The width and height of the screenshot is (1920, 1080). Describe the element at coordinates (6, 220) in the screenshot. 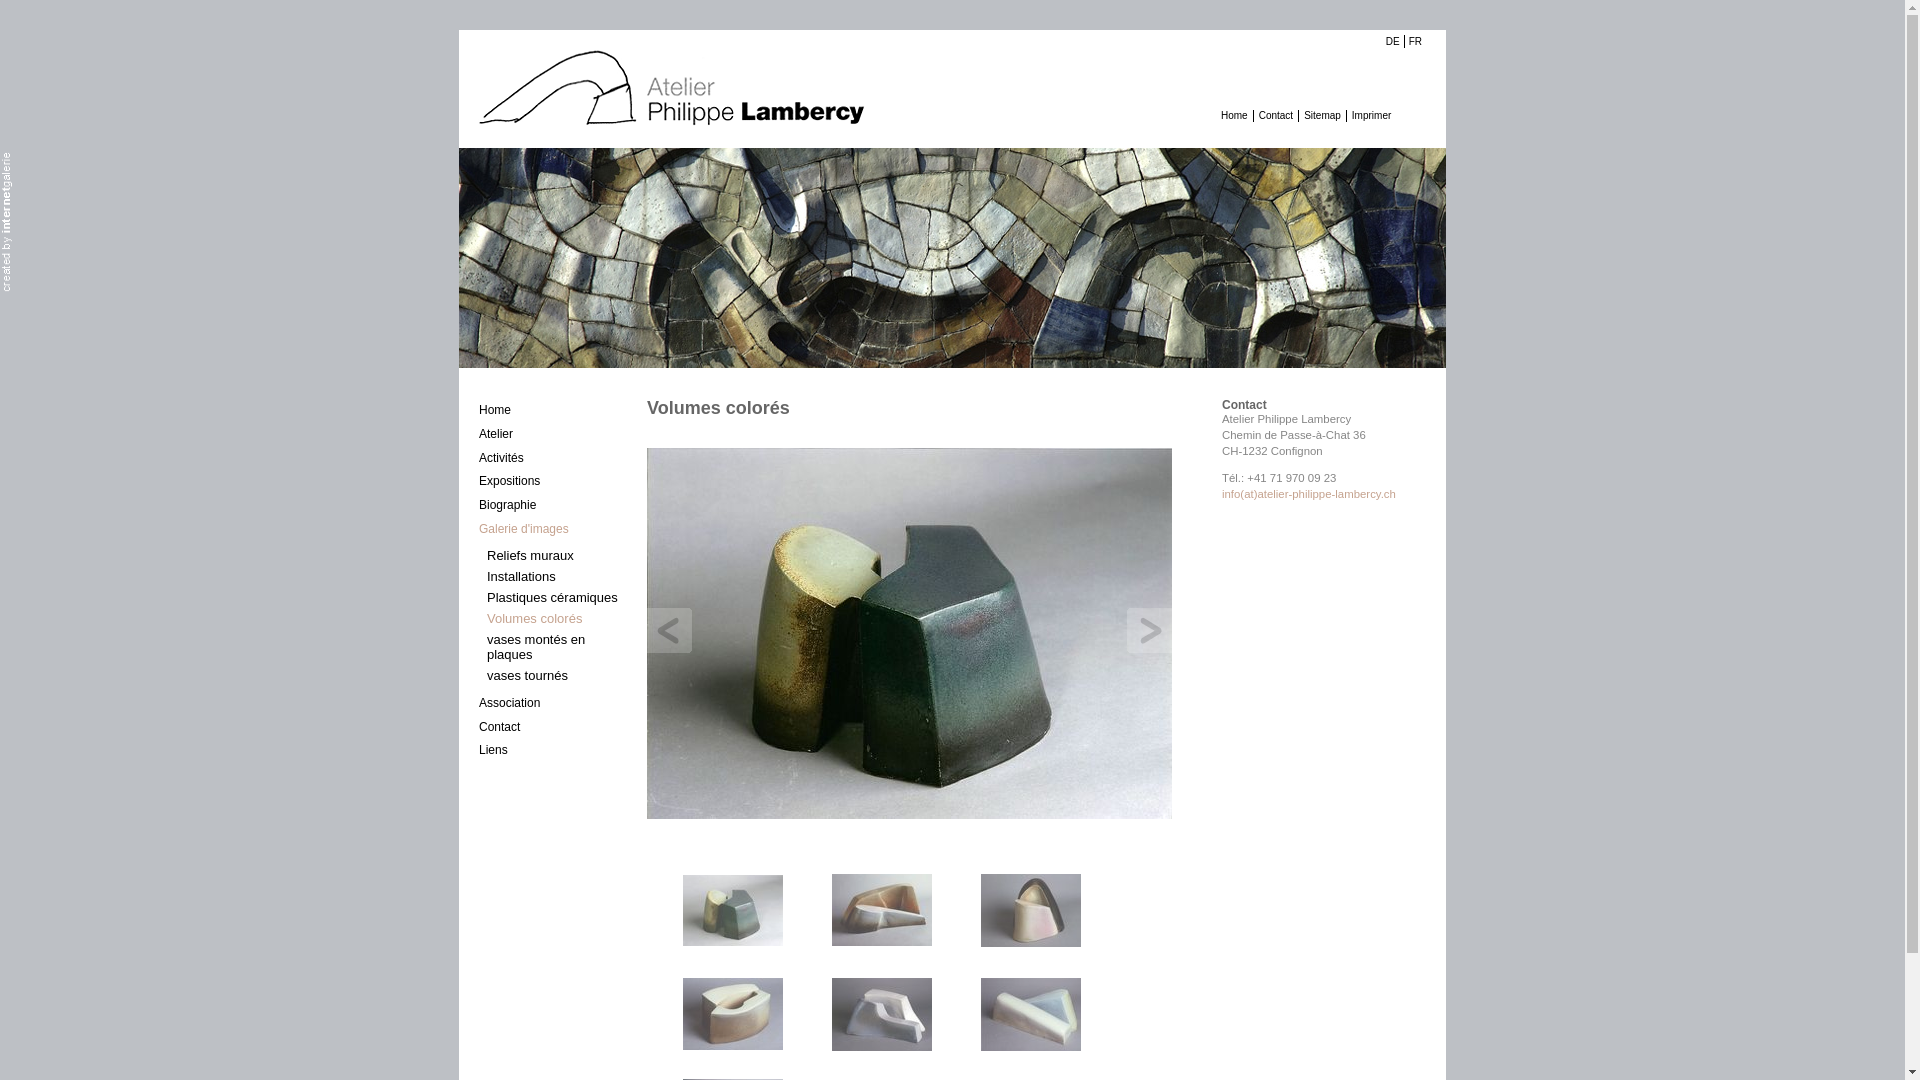

I see `'TYPO3 Agentur Bern, Thun, ganze Schweiz'` at that location.